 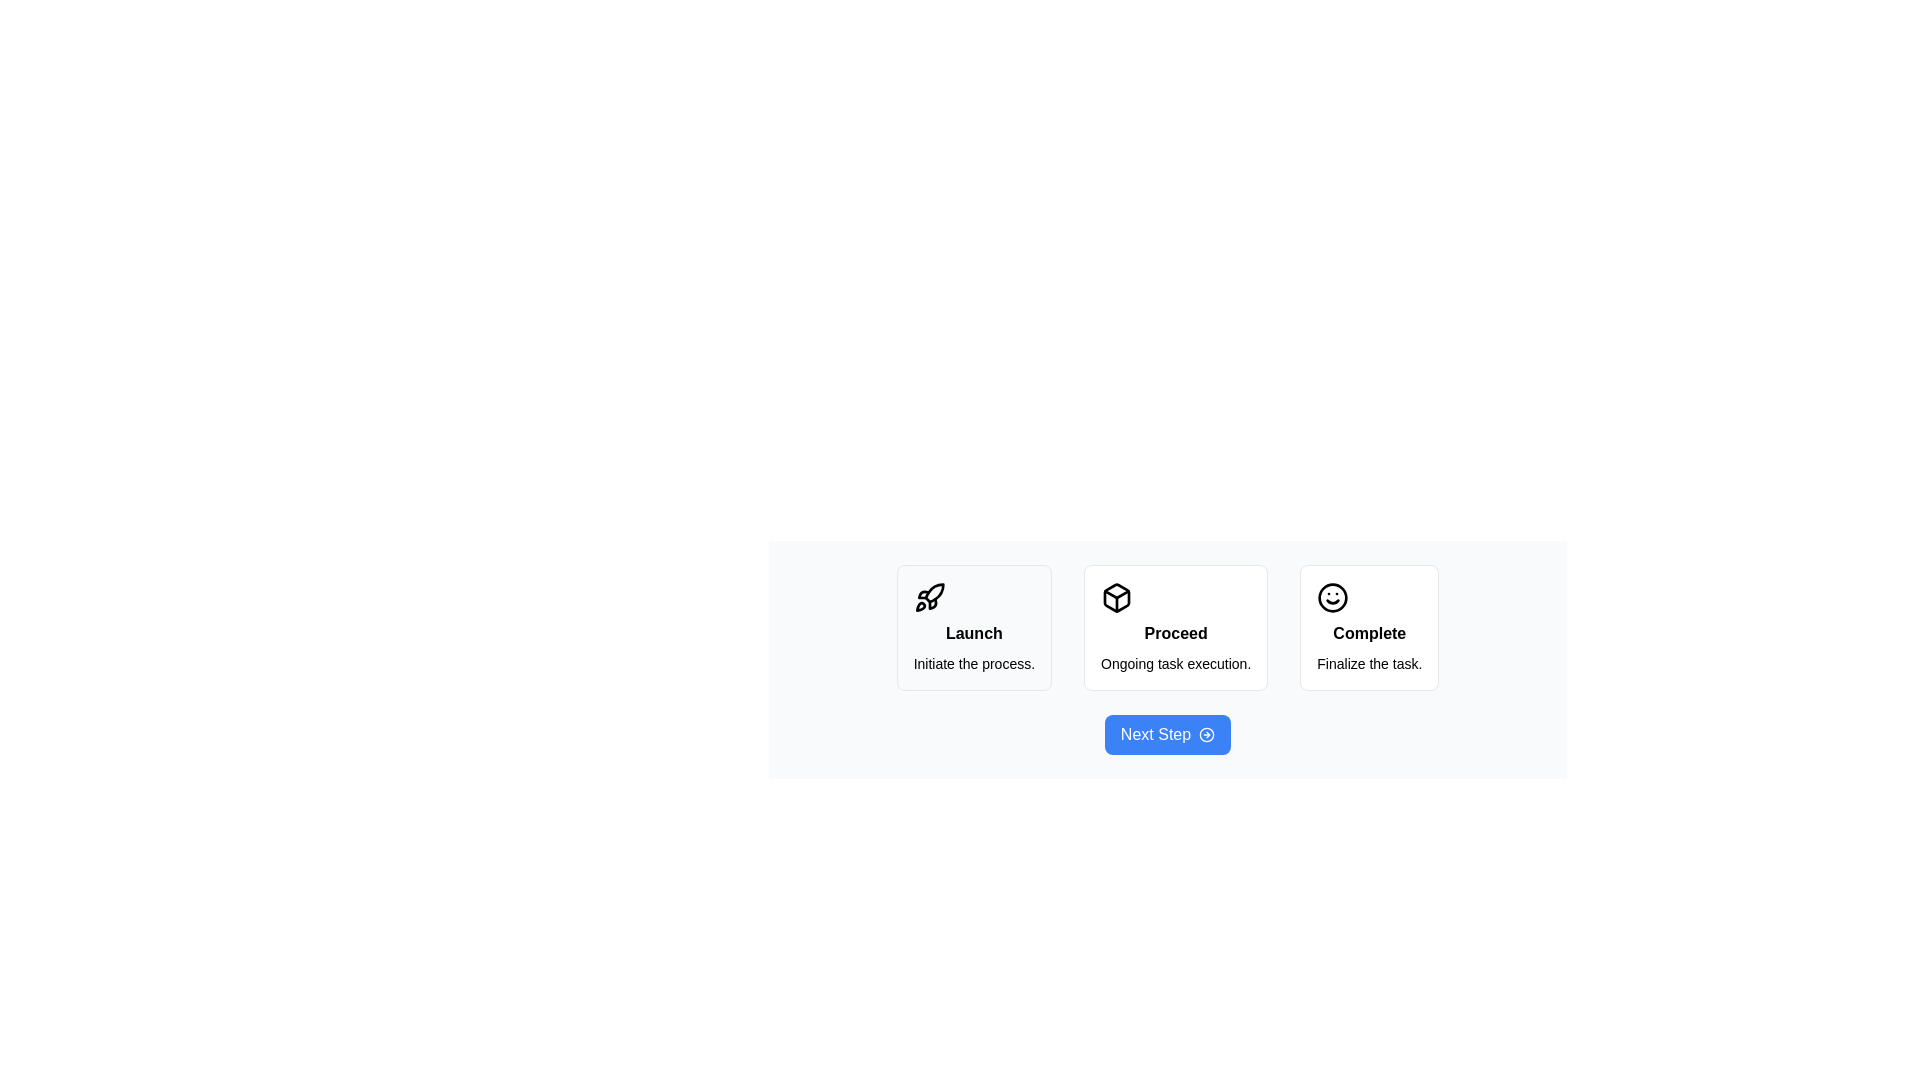 What do you see at coordinates (1368, 663) in the screenshot?
I see `descriptive text about the 'Complete' task located at the bottom of the rightmost card in a row of three cards, directly below the bold text 'Complete'` at bounding box center [1368, 663].